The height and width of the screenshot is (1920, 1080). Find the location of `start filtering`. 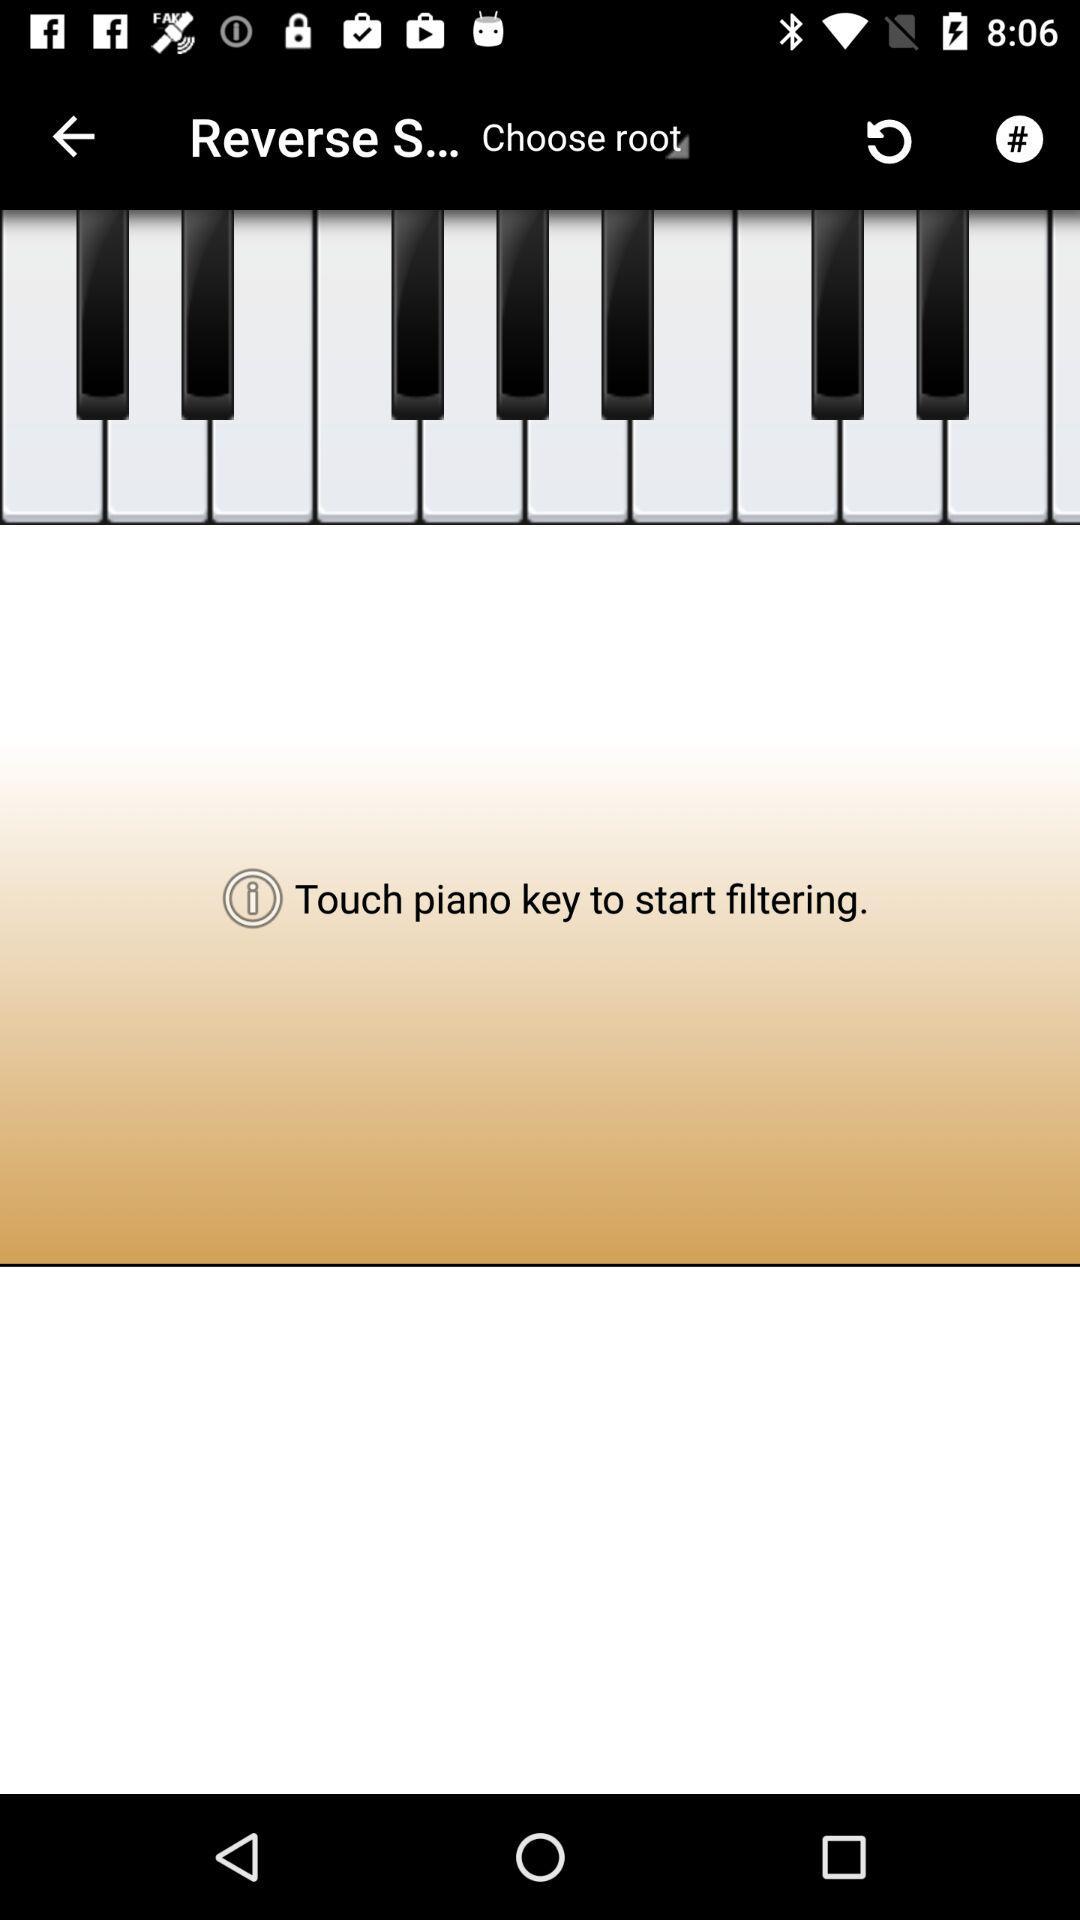

start filtering is located at coordinates (207, 314).